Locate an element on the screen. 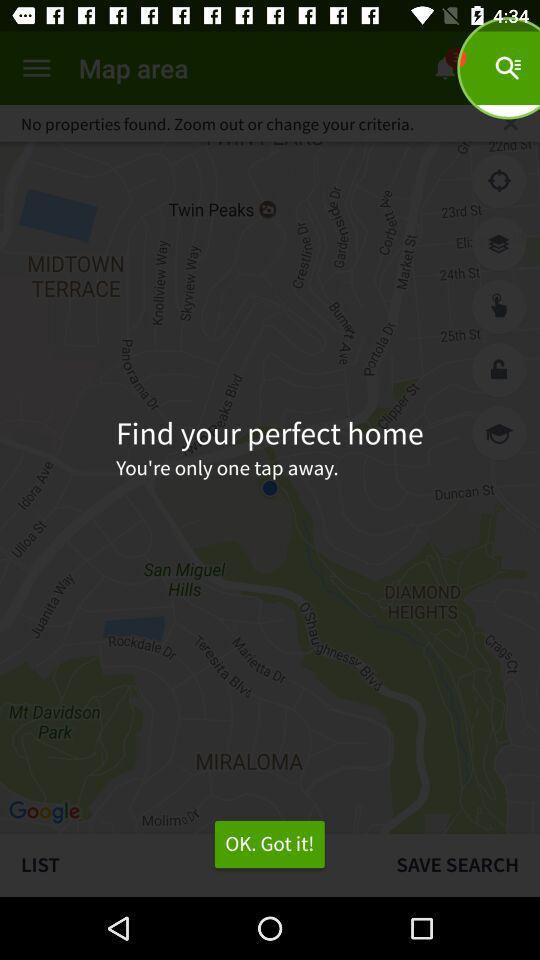  icon below the no properties found item is located at coordinates (498, 181).